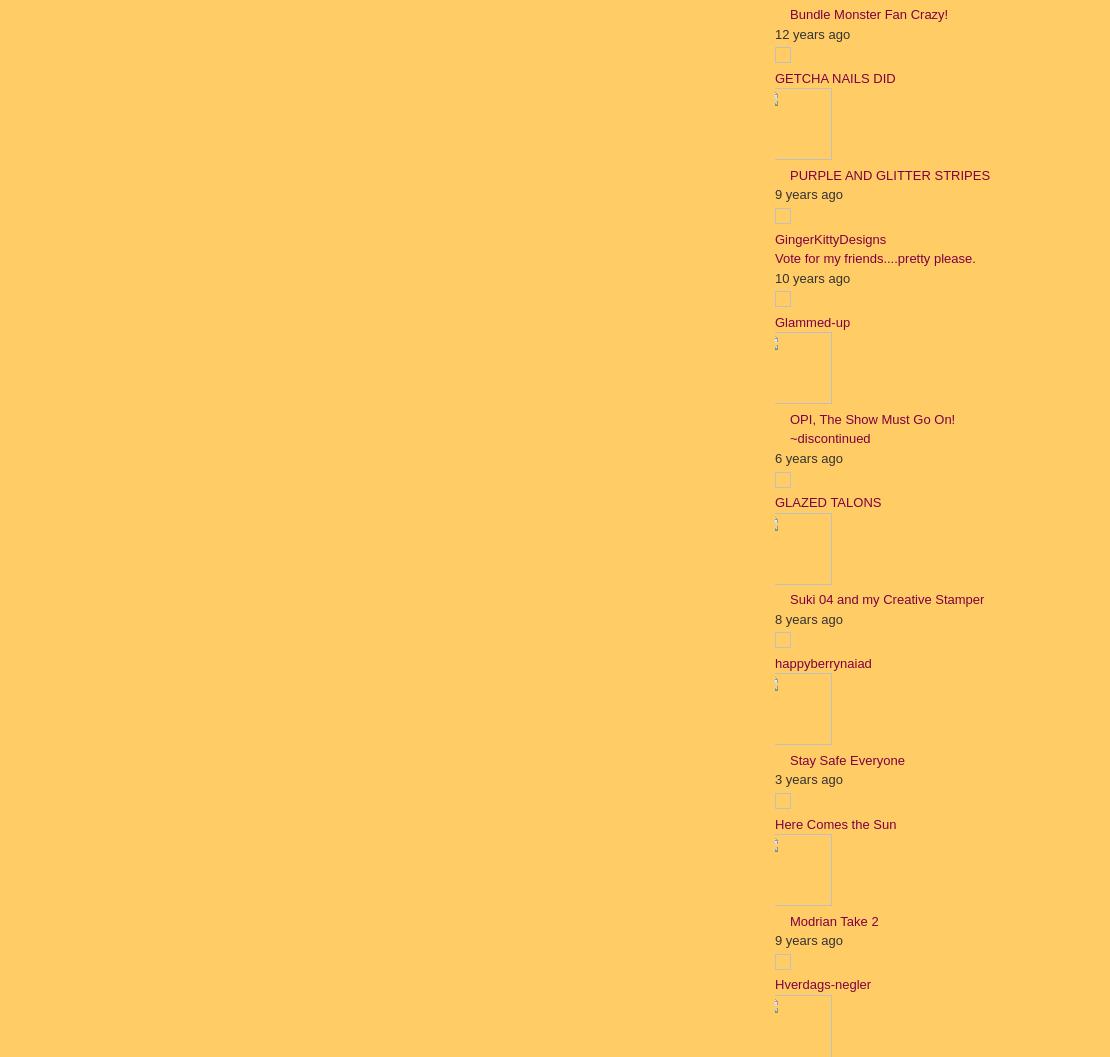  I want to click on 'Stay Safe Everyone', so click(846, 759).